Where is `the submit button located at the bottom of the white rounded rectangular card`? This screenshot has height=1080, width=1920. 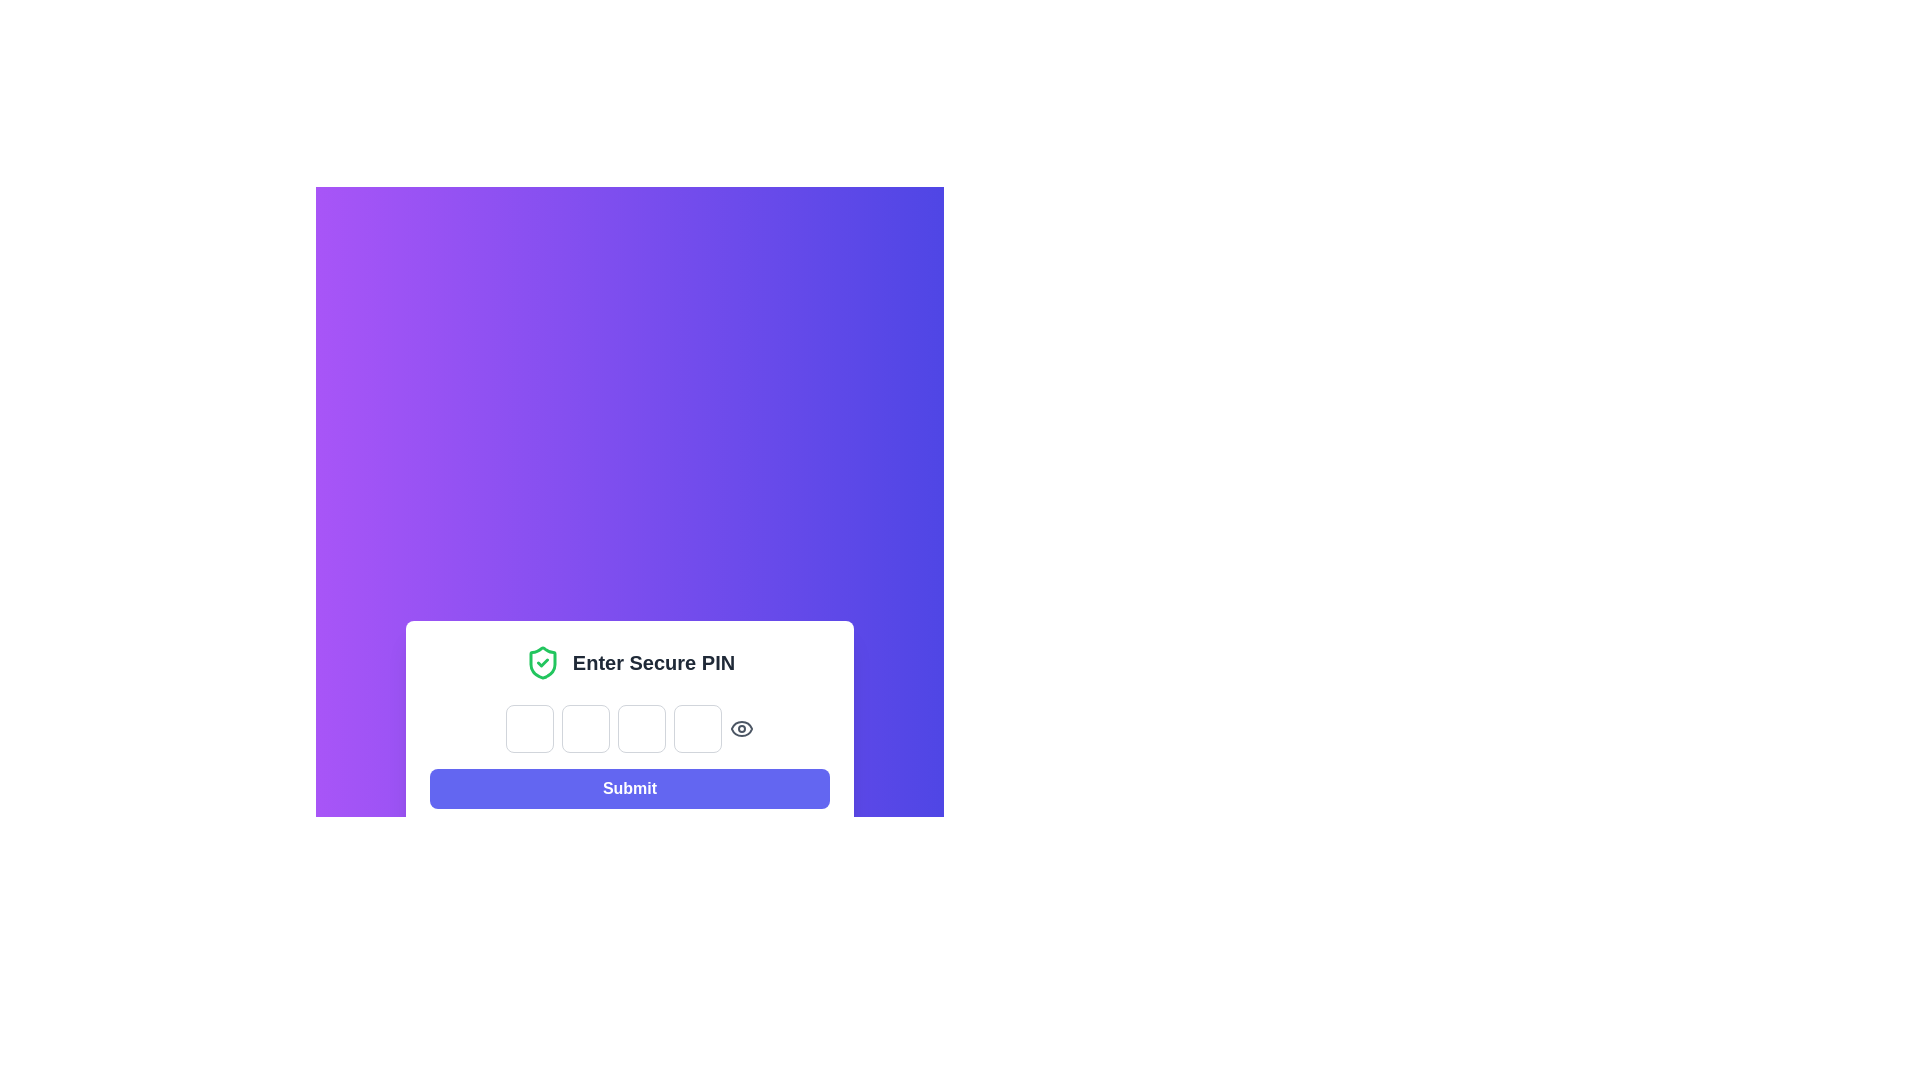 the submit button located at the bottom of the white rounded rectangular card is located at coordinates (628, 788).